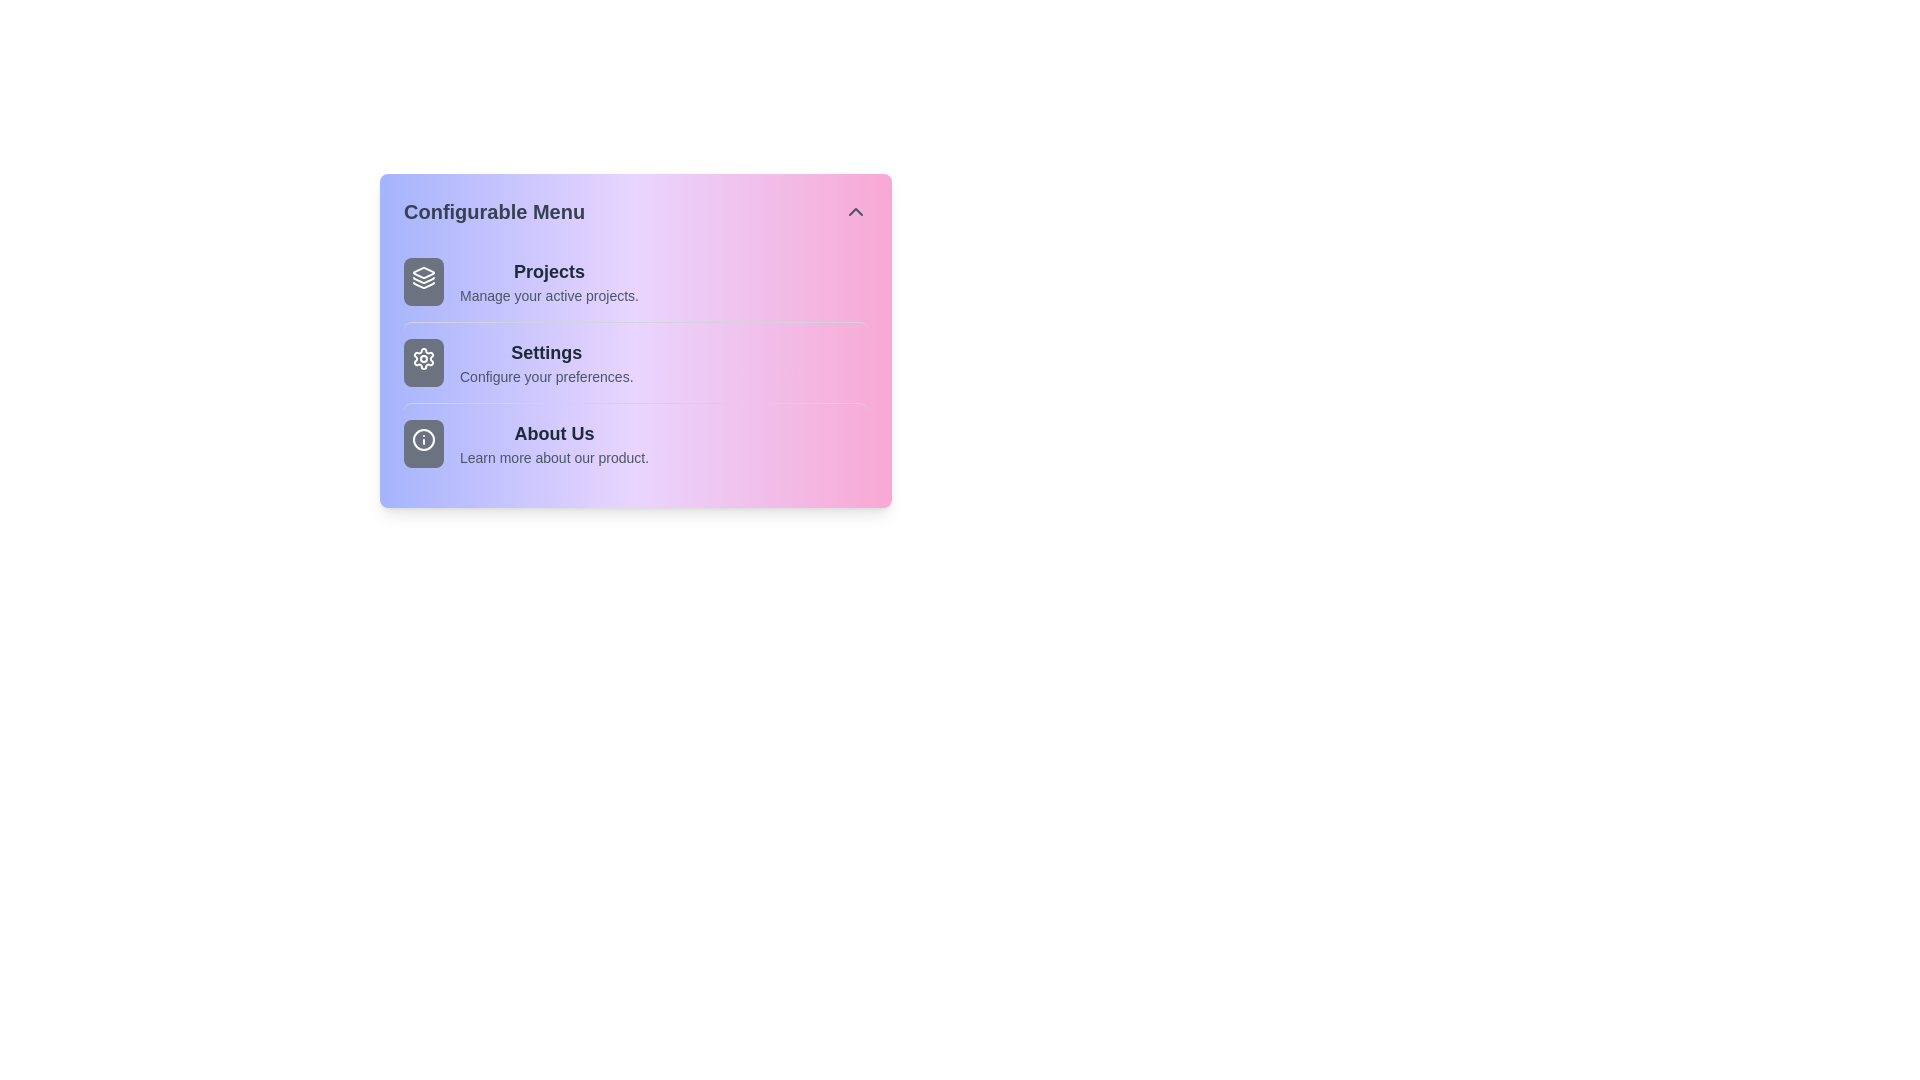 This screenshot has width=1920, height=1080. I want to click on the menu item Projects by clicking on it, so click(634, 281).